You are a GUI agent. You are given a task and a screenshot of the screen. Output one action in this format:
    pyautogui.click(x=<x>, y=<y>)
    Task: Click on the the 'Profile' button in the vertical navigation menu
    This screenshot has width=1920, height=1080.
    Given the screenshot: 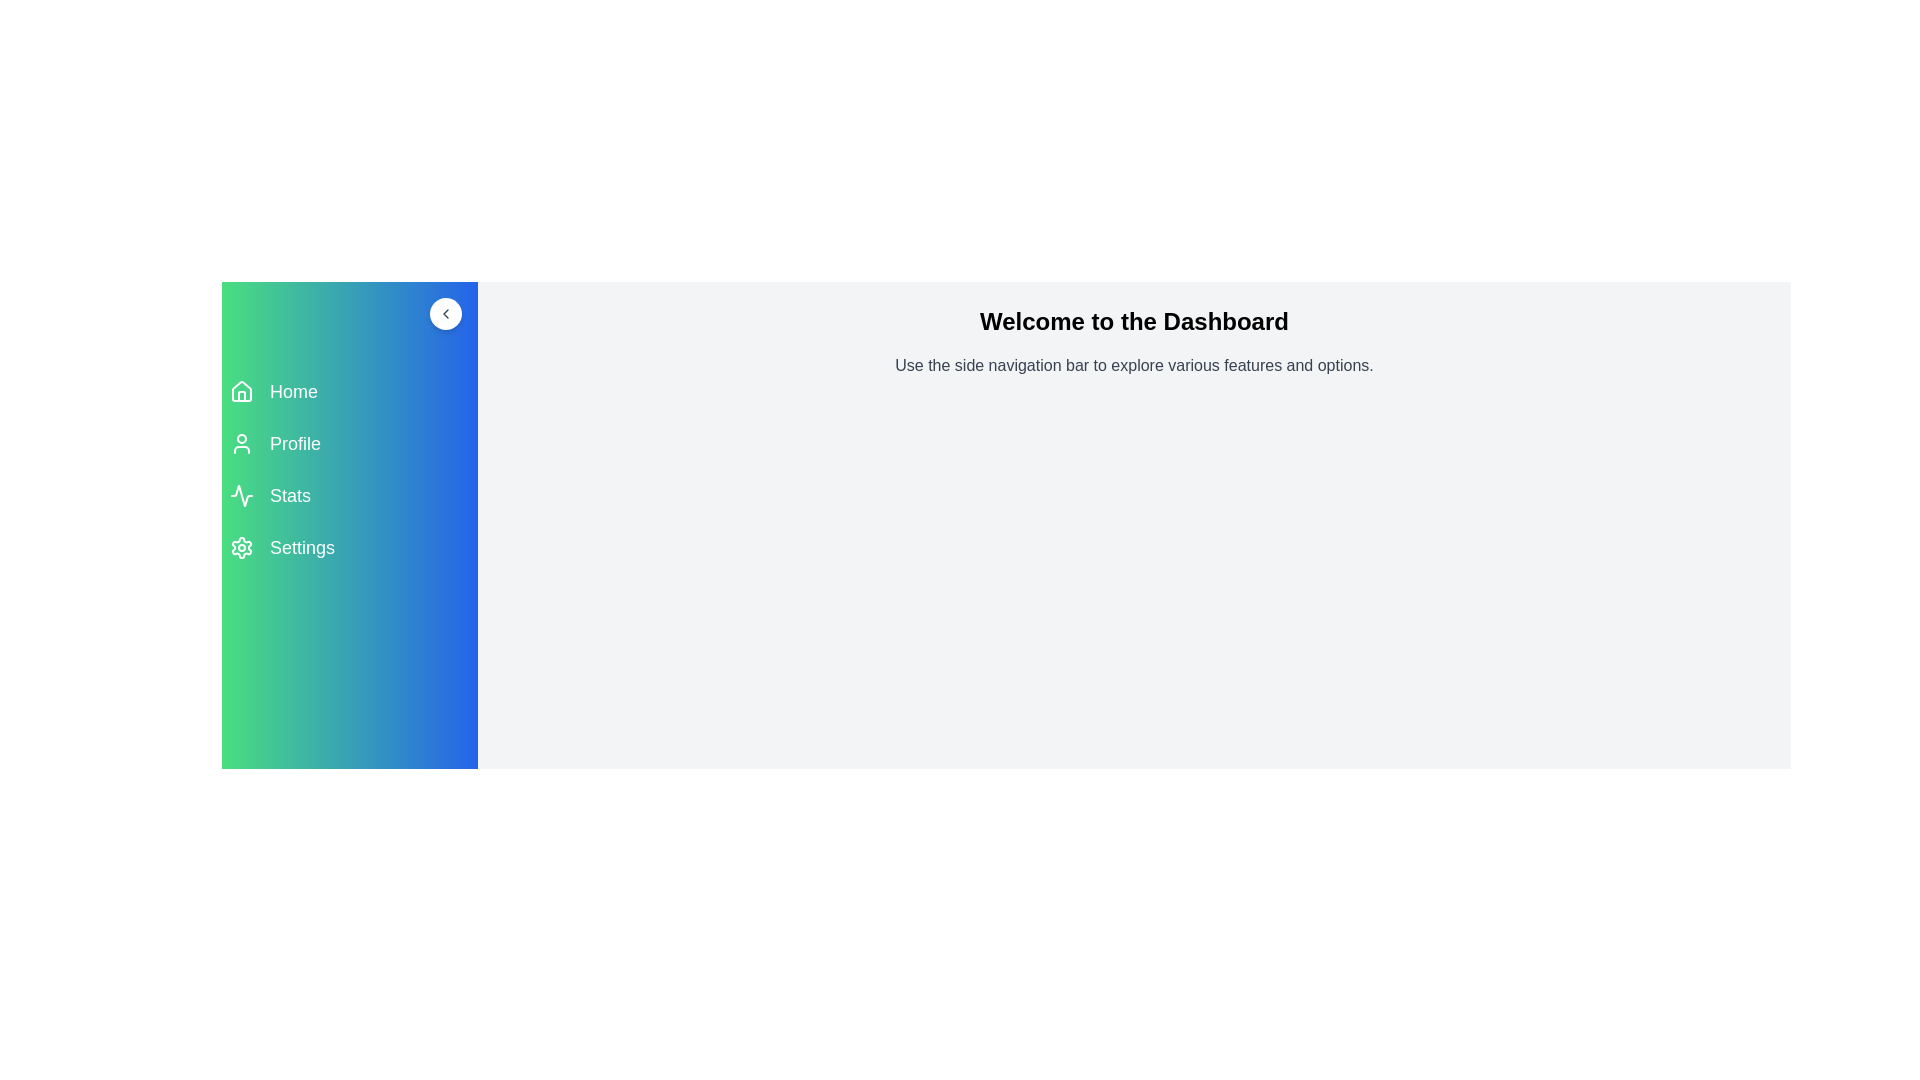 What is the action you would take?
    pyautogui.click(x=350, y=442)
    